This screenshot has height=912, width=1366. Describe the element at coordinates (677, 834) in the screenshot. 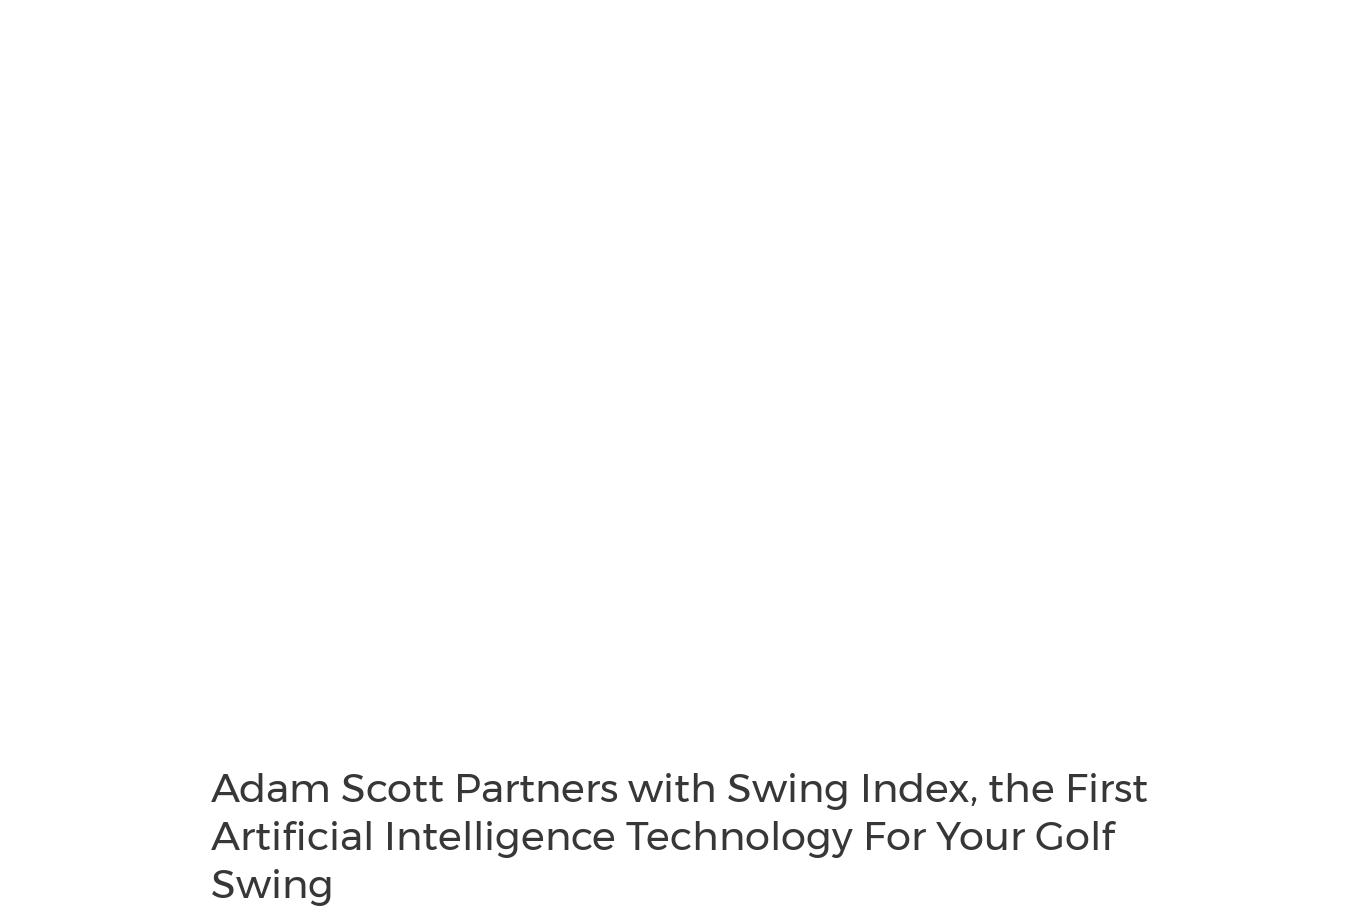

I see `'Adam Scott Partners with Swing Index, the First Artificial Intelligence Technology For Your Golf Swing'` at that location.